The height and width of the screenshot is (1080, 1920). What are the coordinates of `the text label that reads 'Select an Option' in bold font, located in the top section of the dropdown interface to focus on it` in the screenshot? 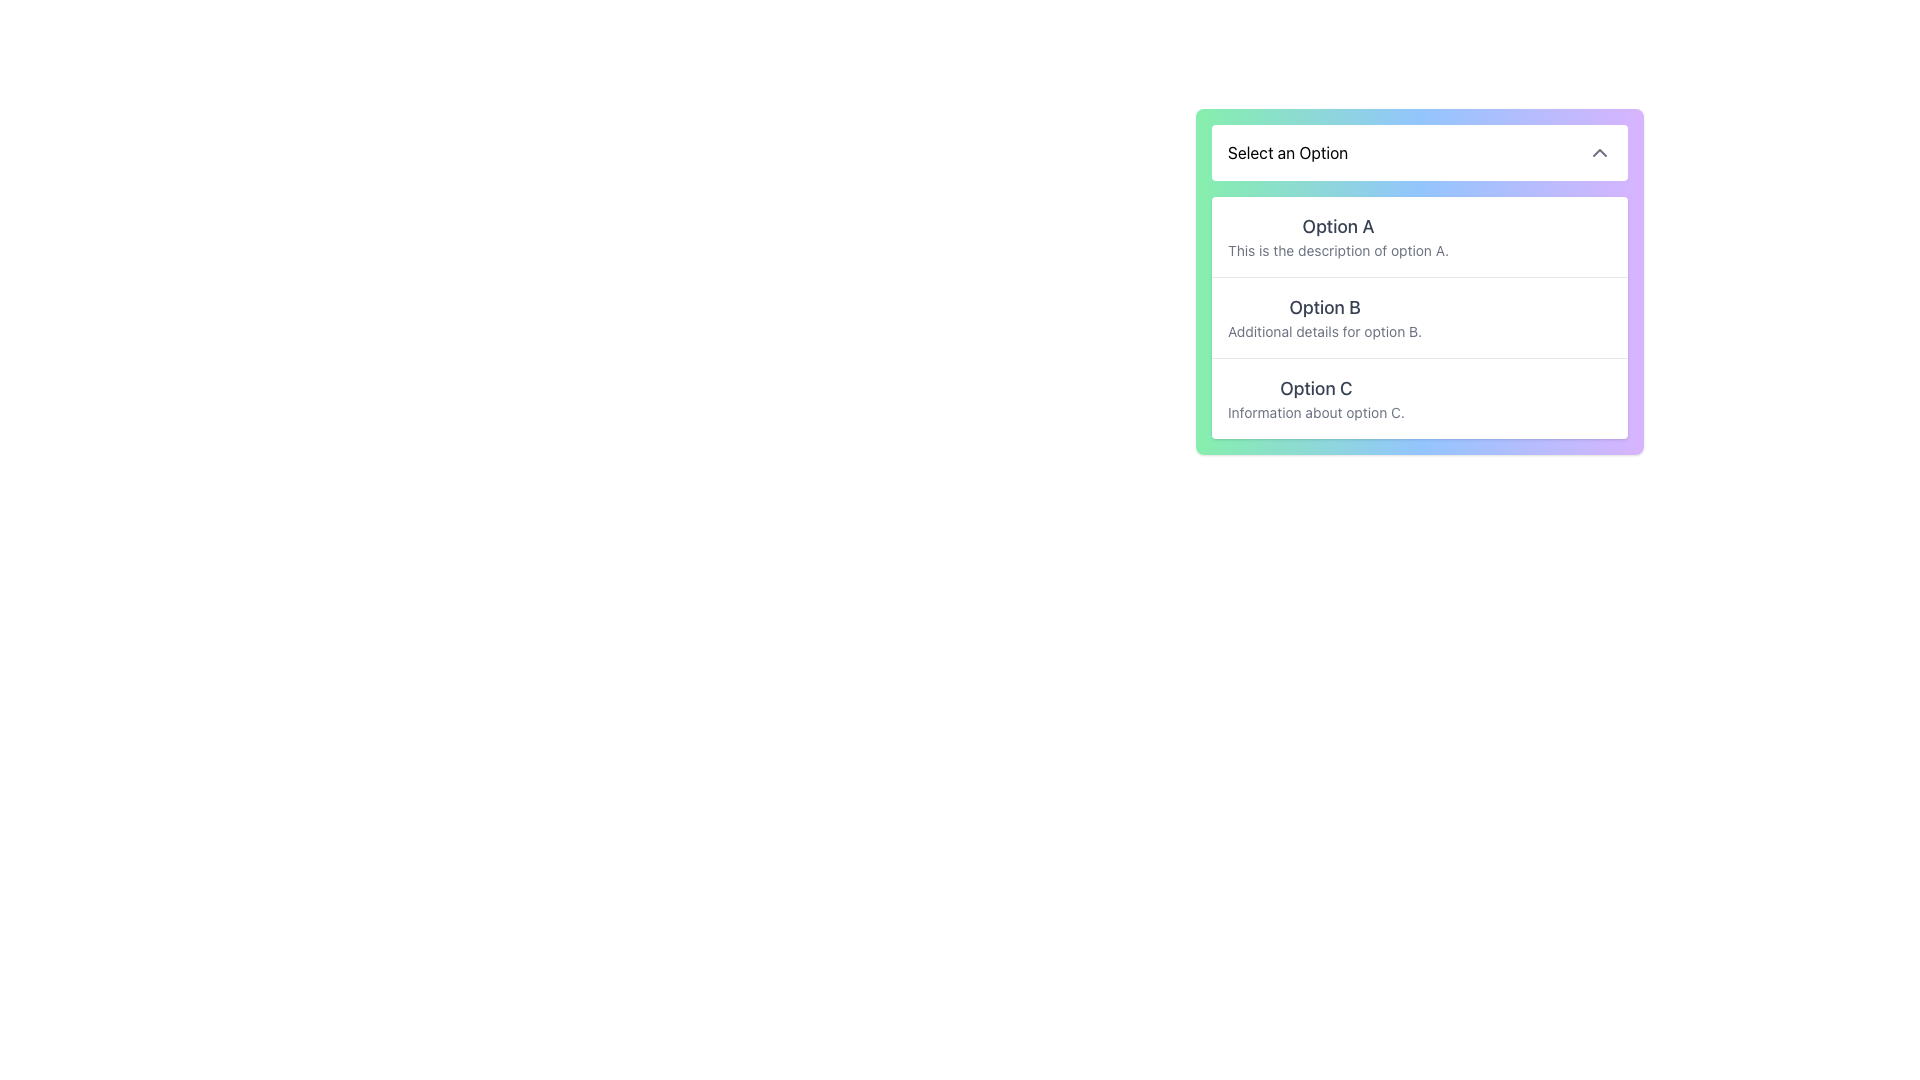 It's located at (1288, 152).